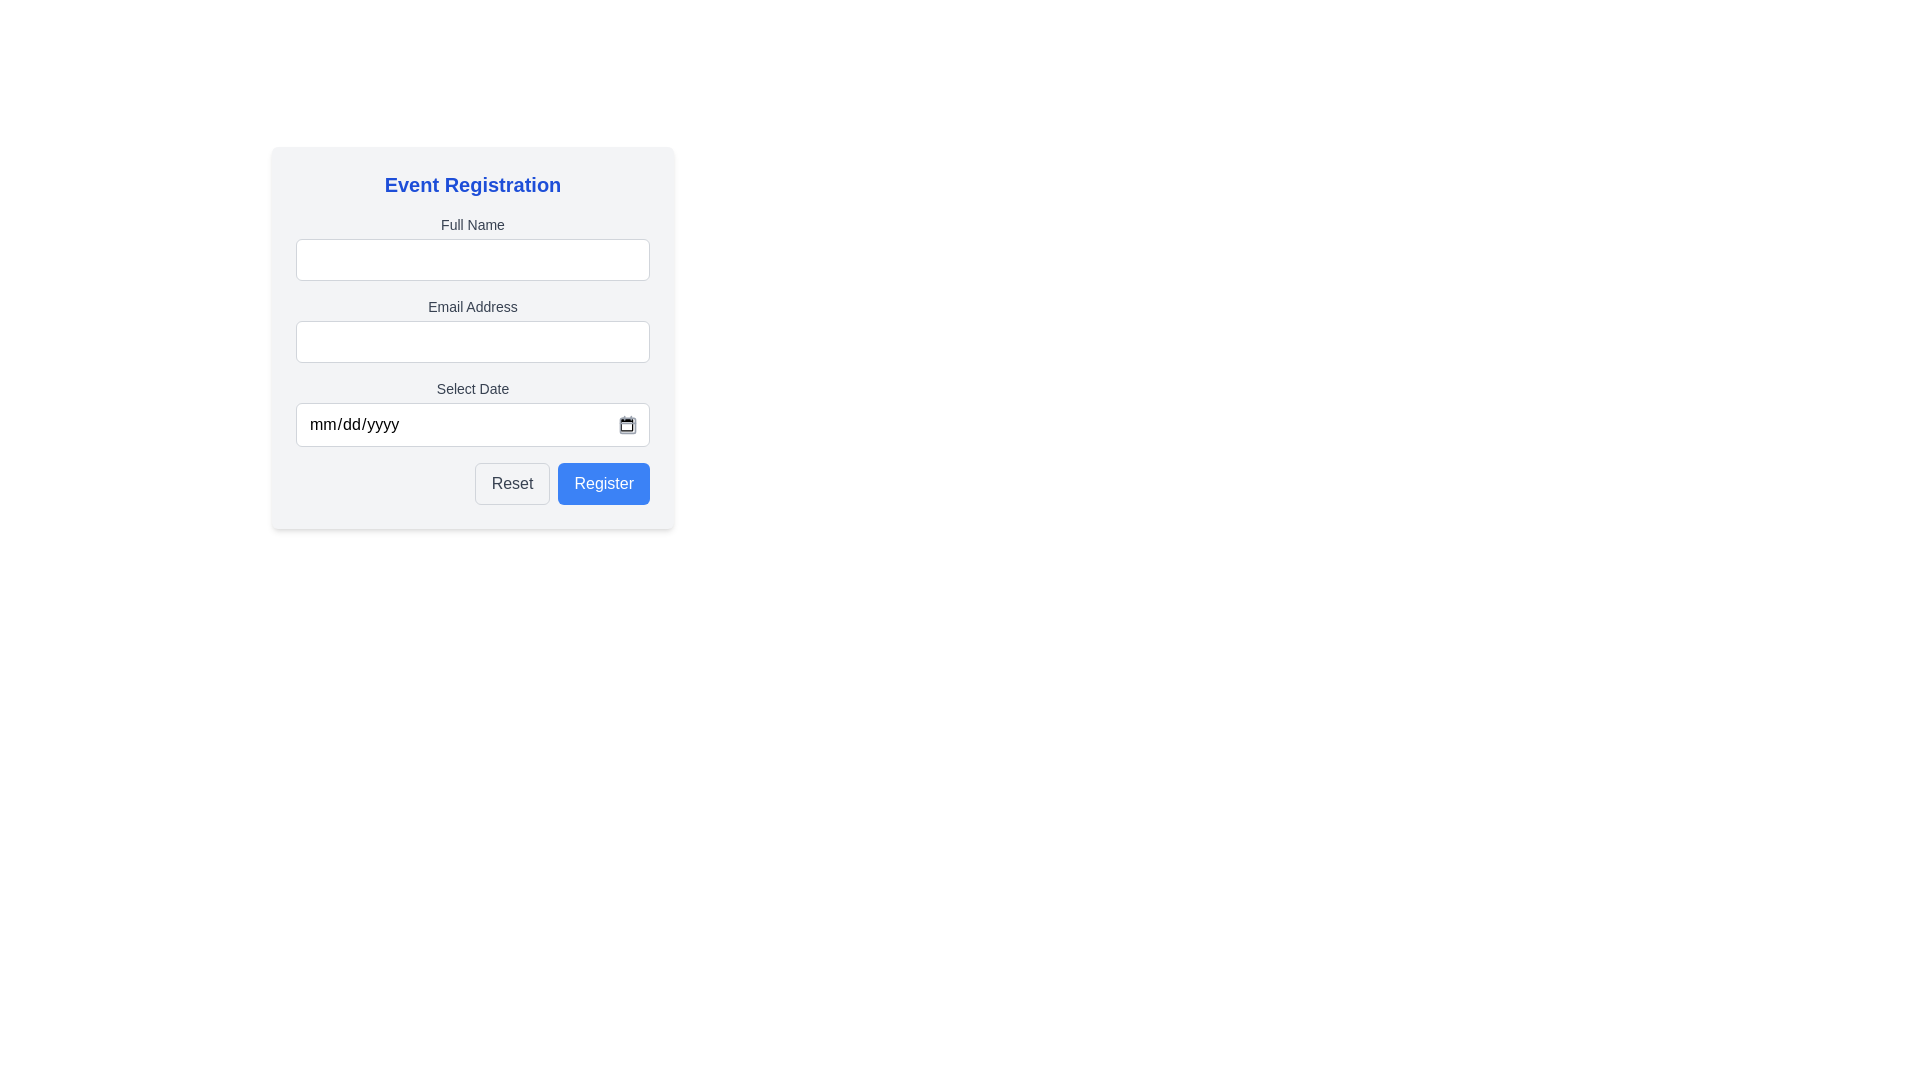 This screenshot has height=1080, width=1920. I want to click on the calendar icon button located to the right of the 'Select Date' input field in the registration form layout, so click(627, 423).